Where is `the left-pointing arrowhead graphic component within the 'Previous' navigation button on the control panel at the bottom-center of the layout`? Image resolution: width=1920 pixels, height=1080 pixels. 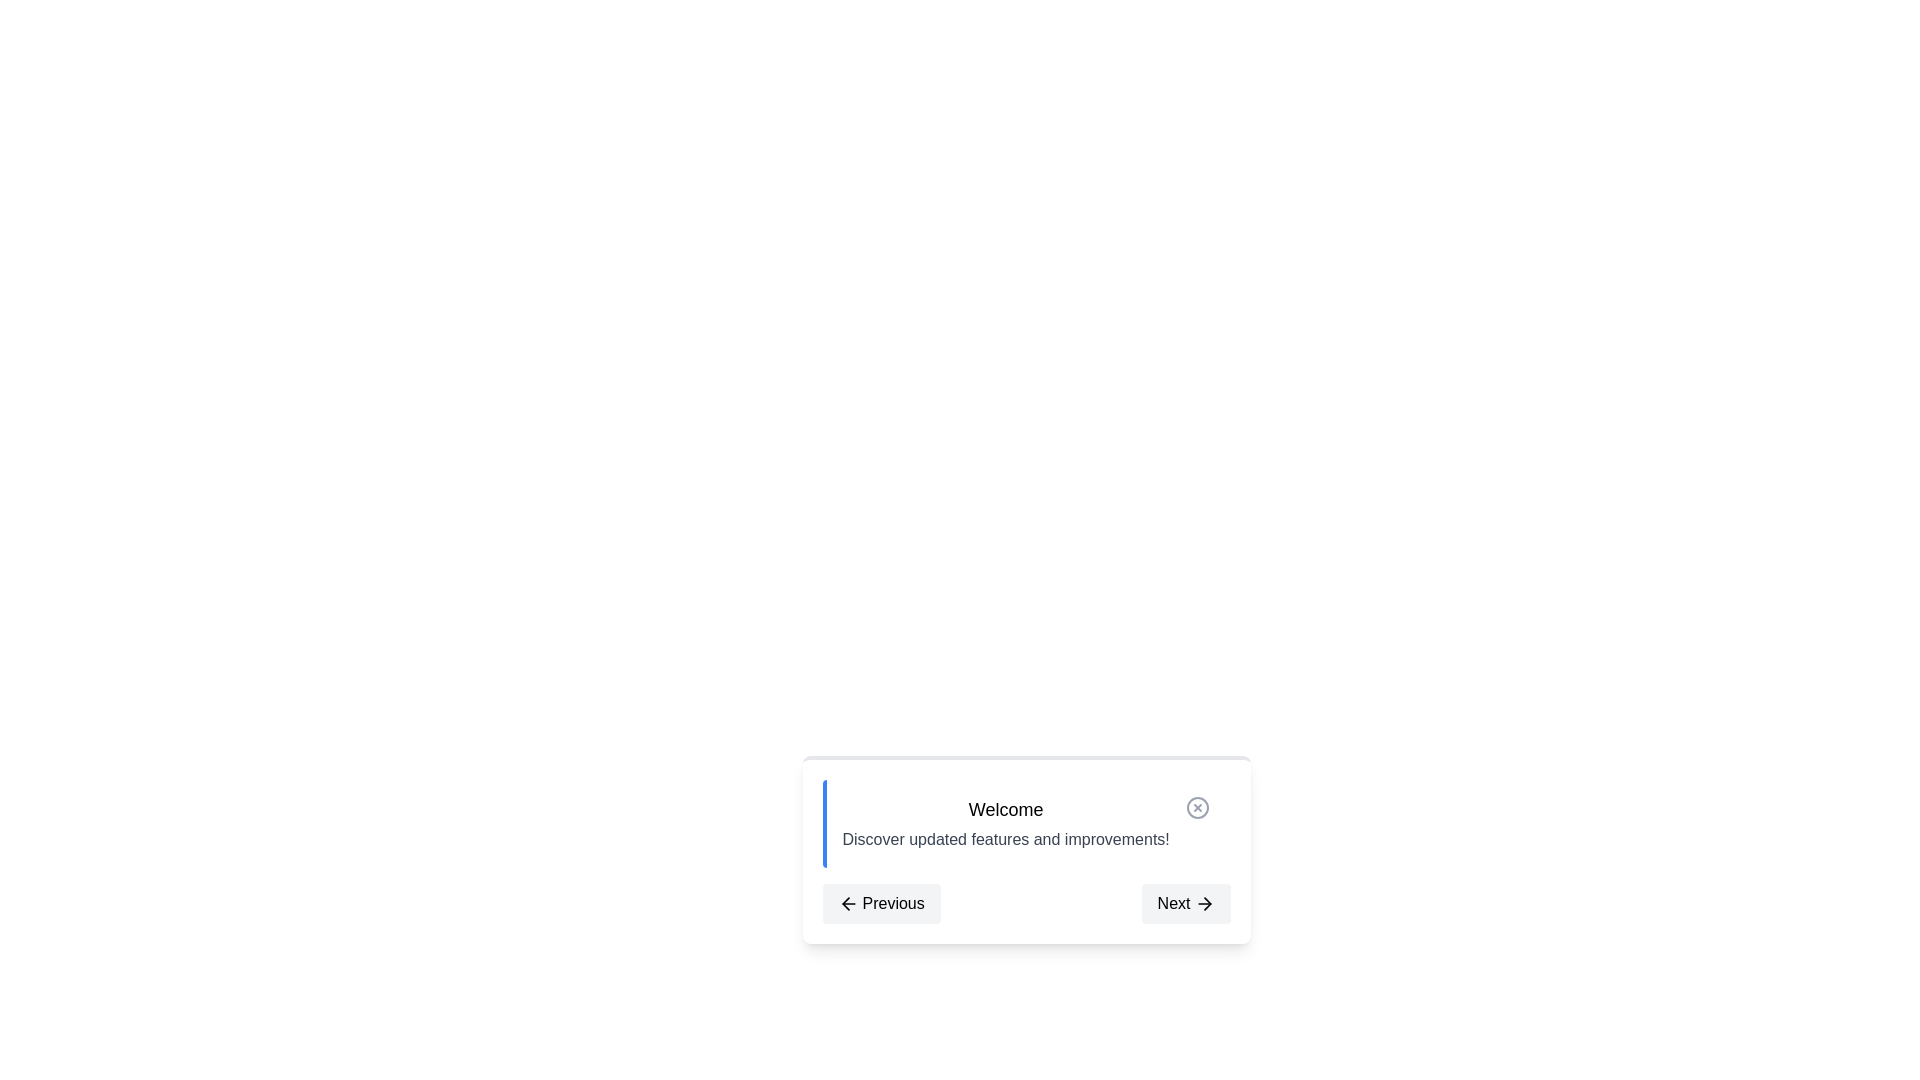
the left-pointing arrowhead graphic component within the 'Previous' navigation button on the control panel at the bottom-center of the layout is located at coordinates (845, 903).